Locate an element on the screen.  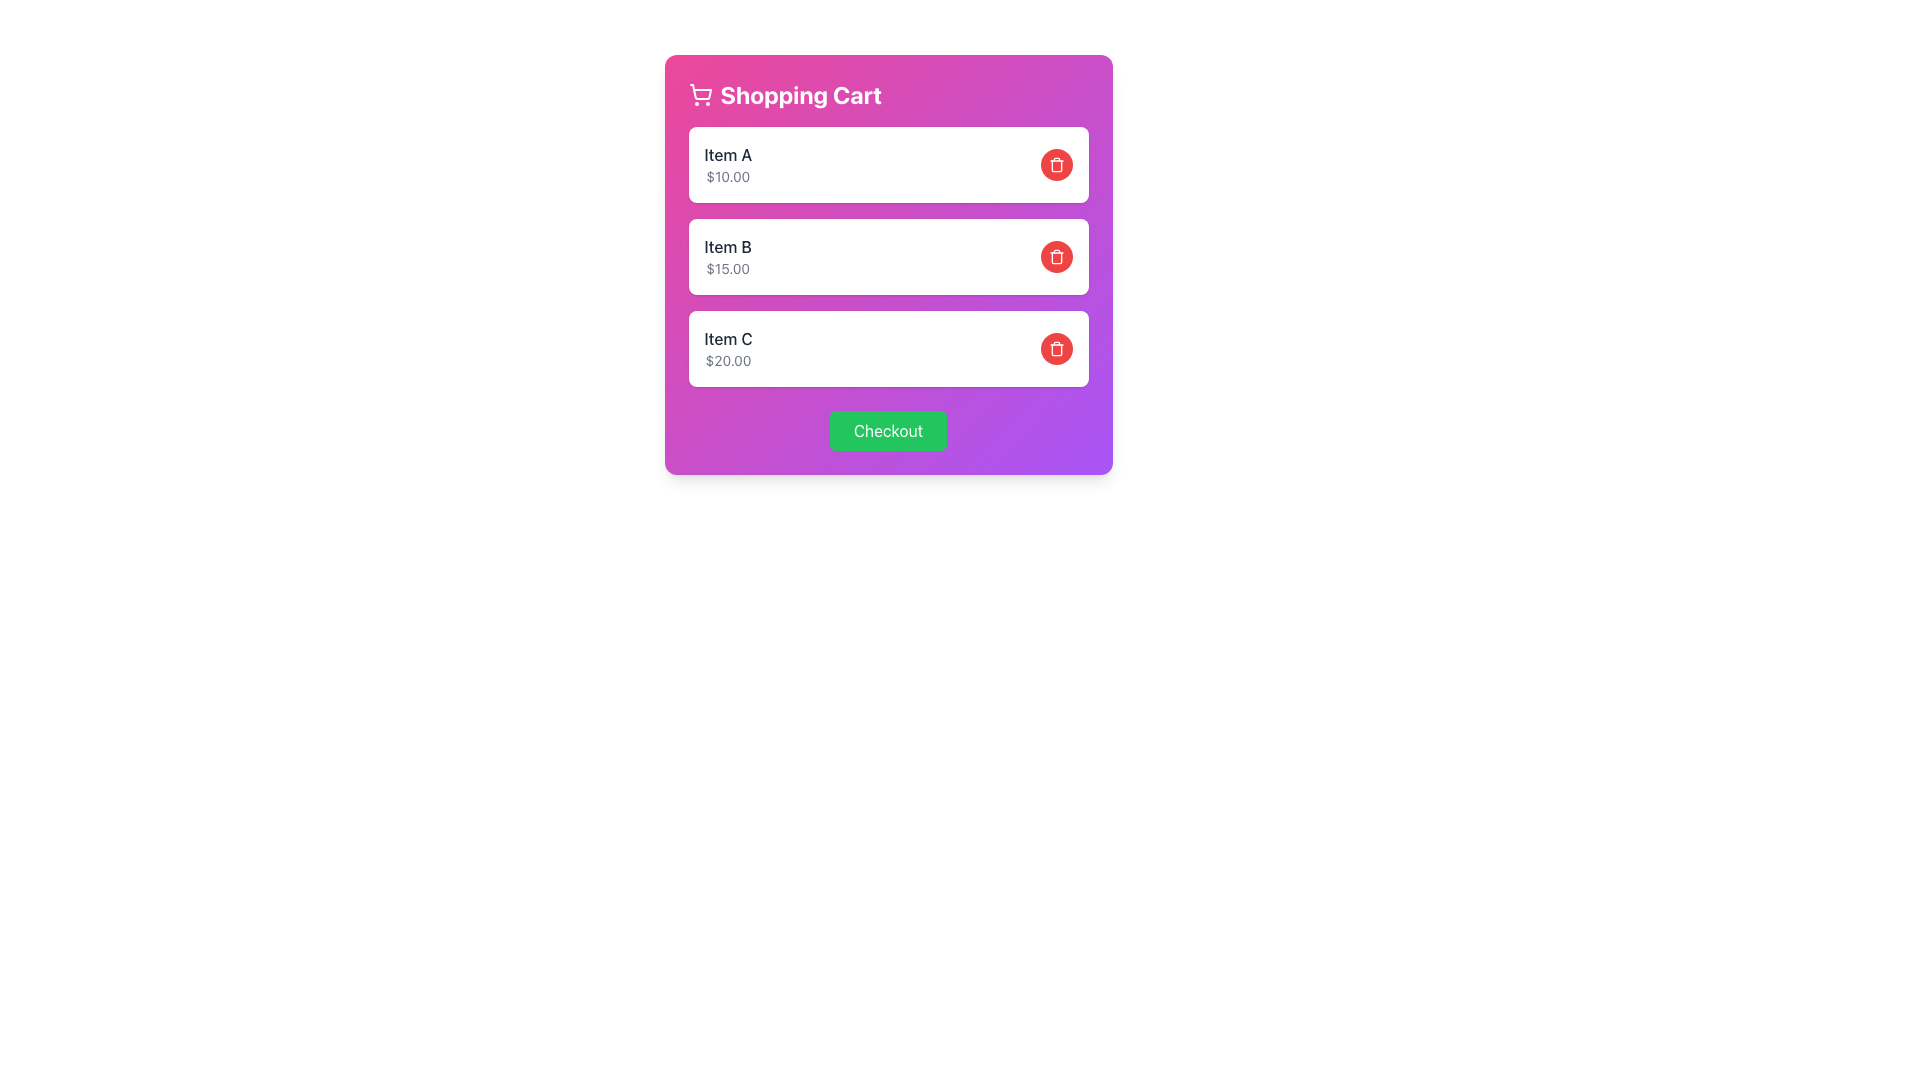
the price text label for 'Item A' in the shopping cart, which is located directly below the corresponding item label is located at coordinates (727, 176).